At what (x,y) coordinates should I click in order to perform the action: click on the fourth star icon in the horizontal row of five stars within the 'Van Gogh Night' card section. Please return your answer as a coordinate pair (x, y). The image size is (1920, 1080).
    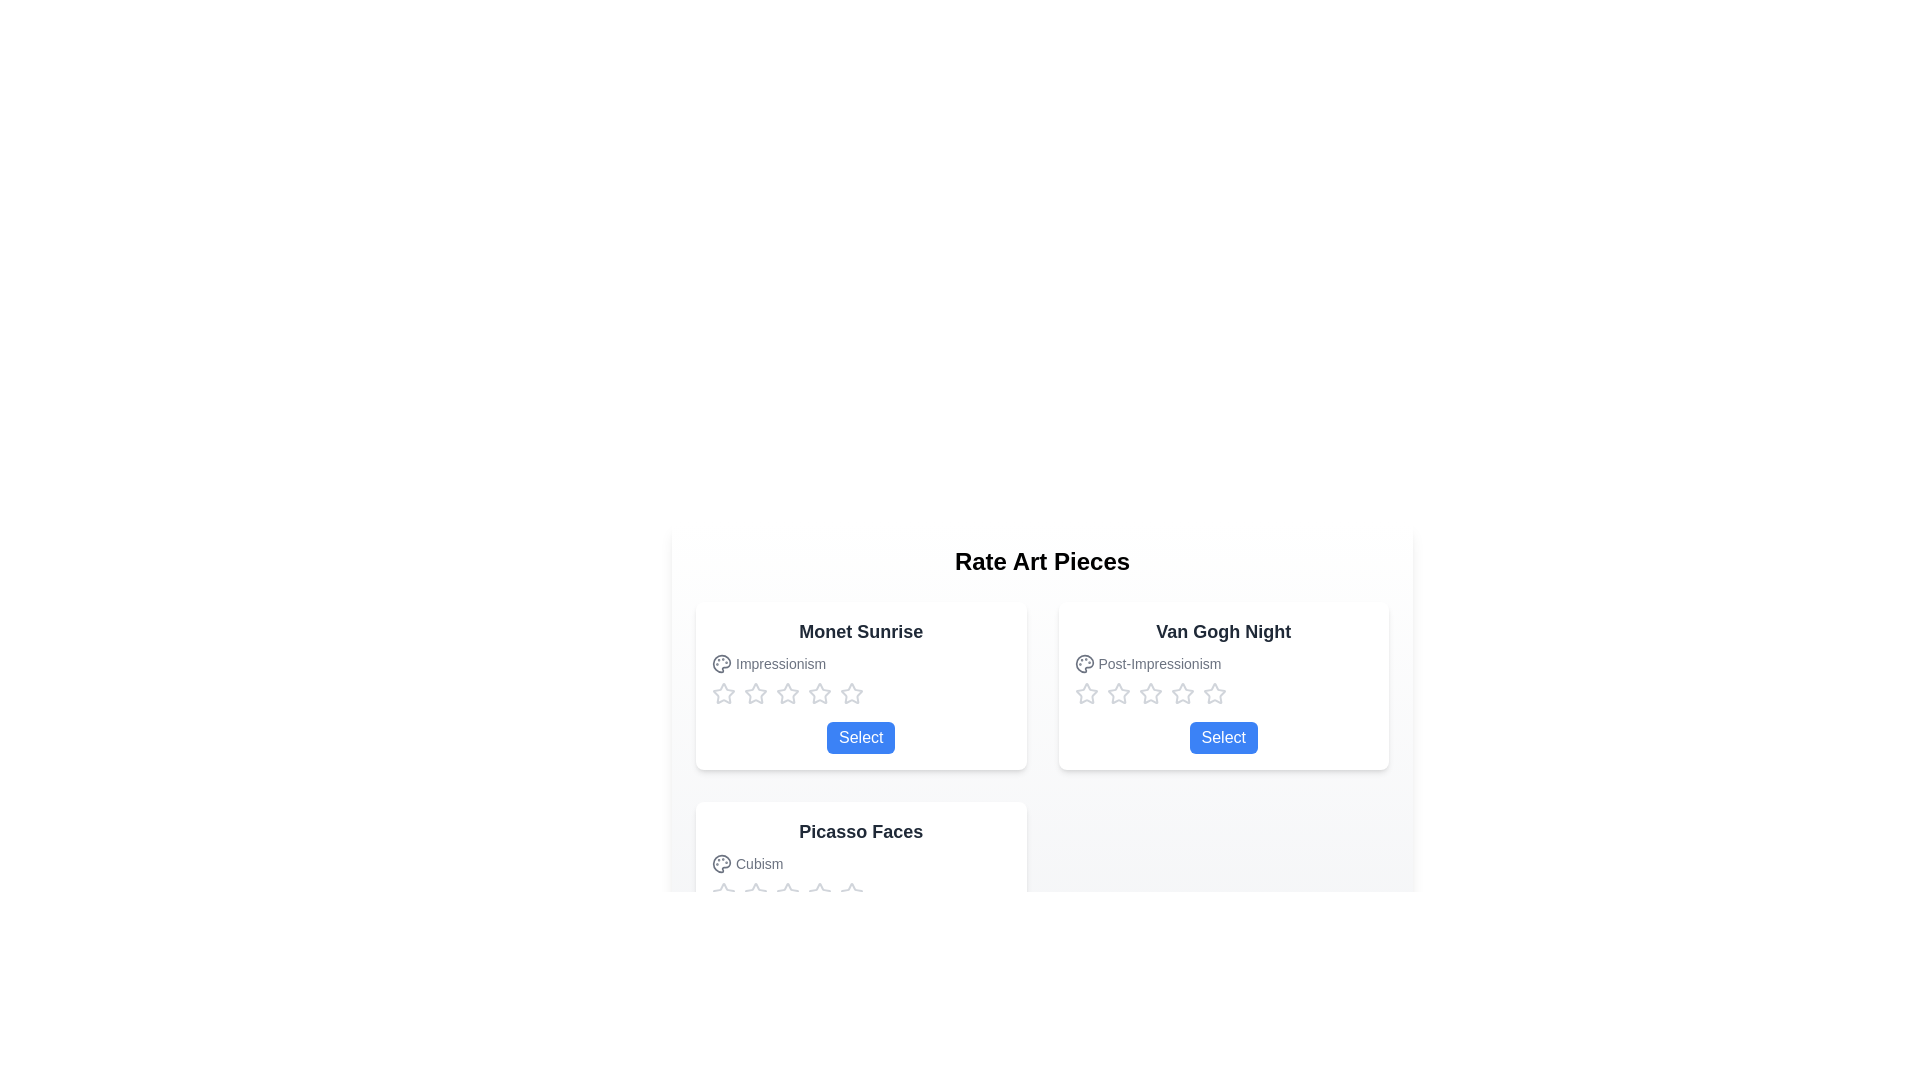
    Looking at the image, I should click on (1150, 693).